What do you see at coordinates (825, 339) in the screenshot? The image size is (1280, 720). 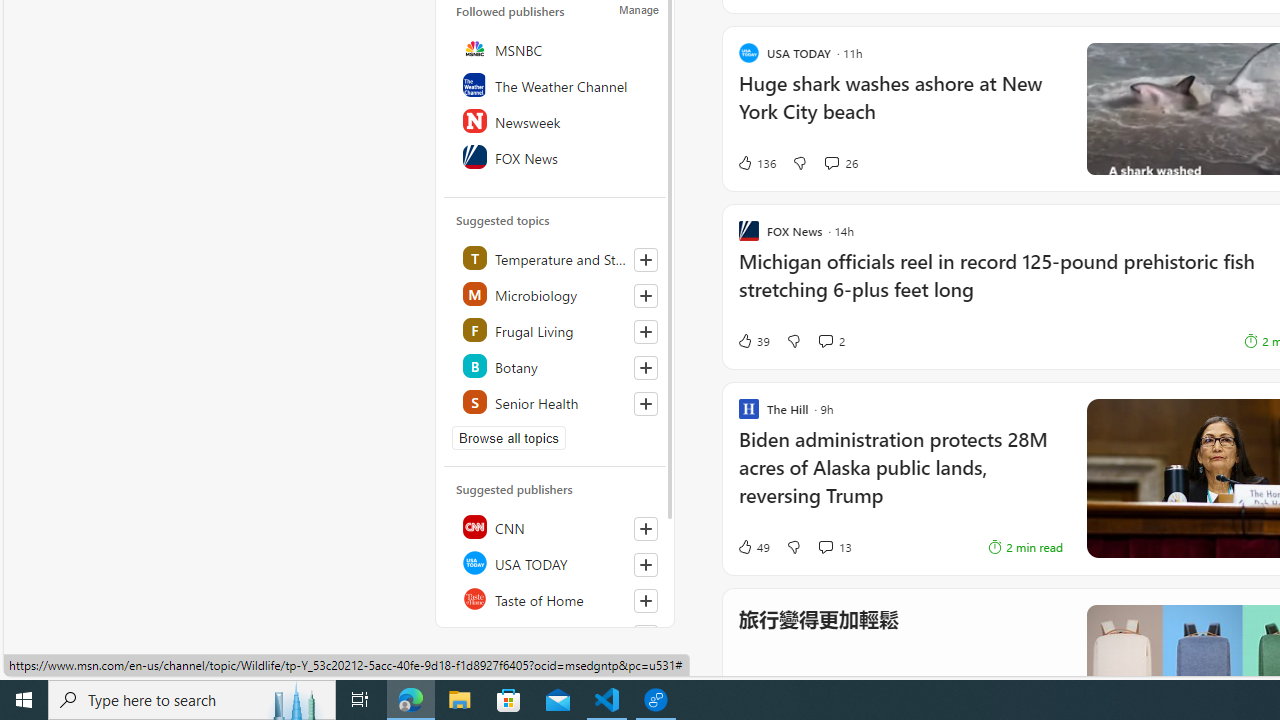 I see `'View comments 2 Comment'` at bounding box center [825, 339].